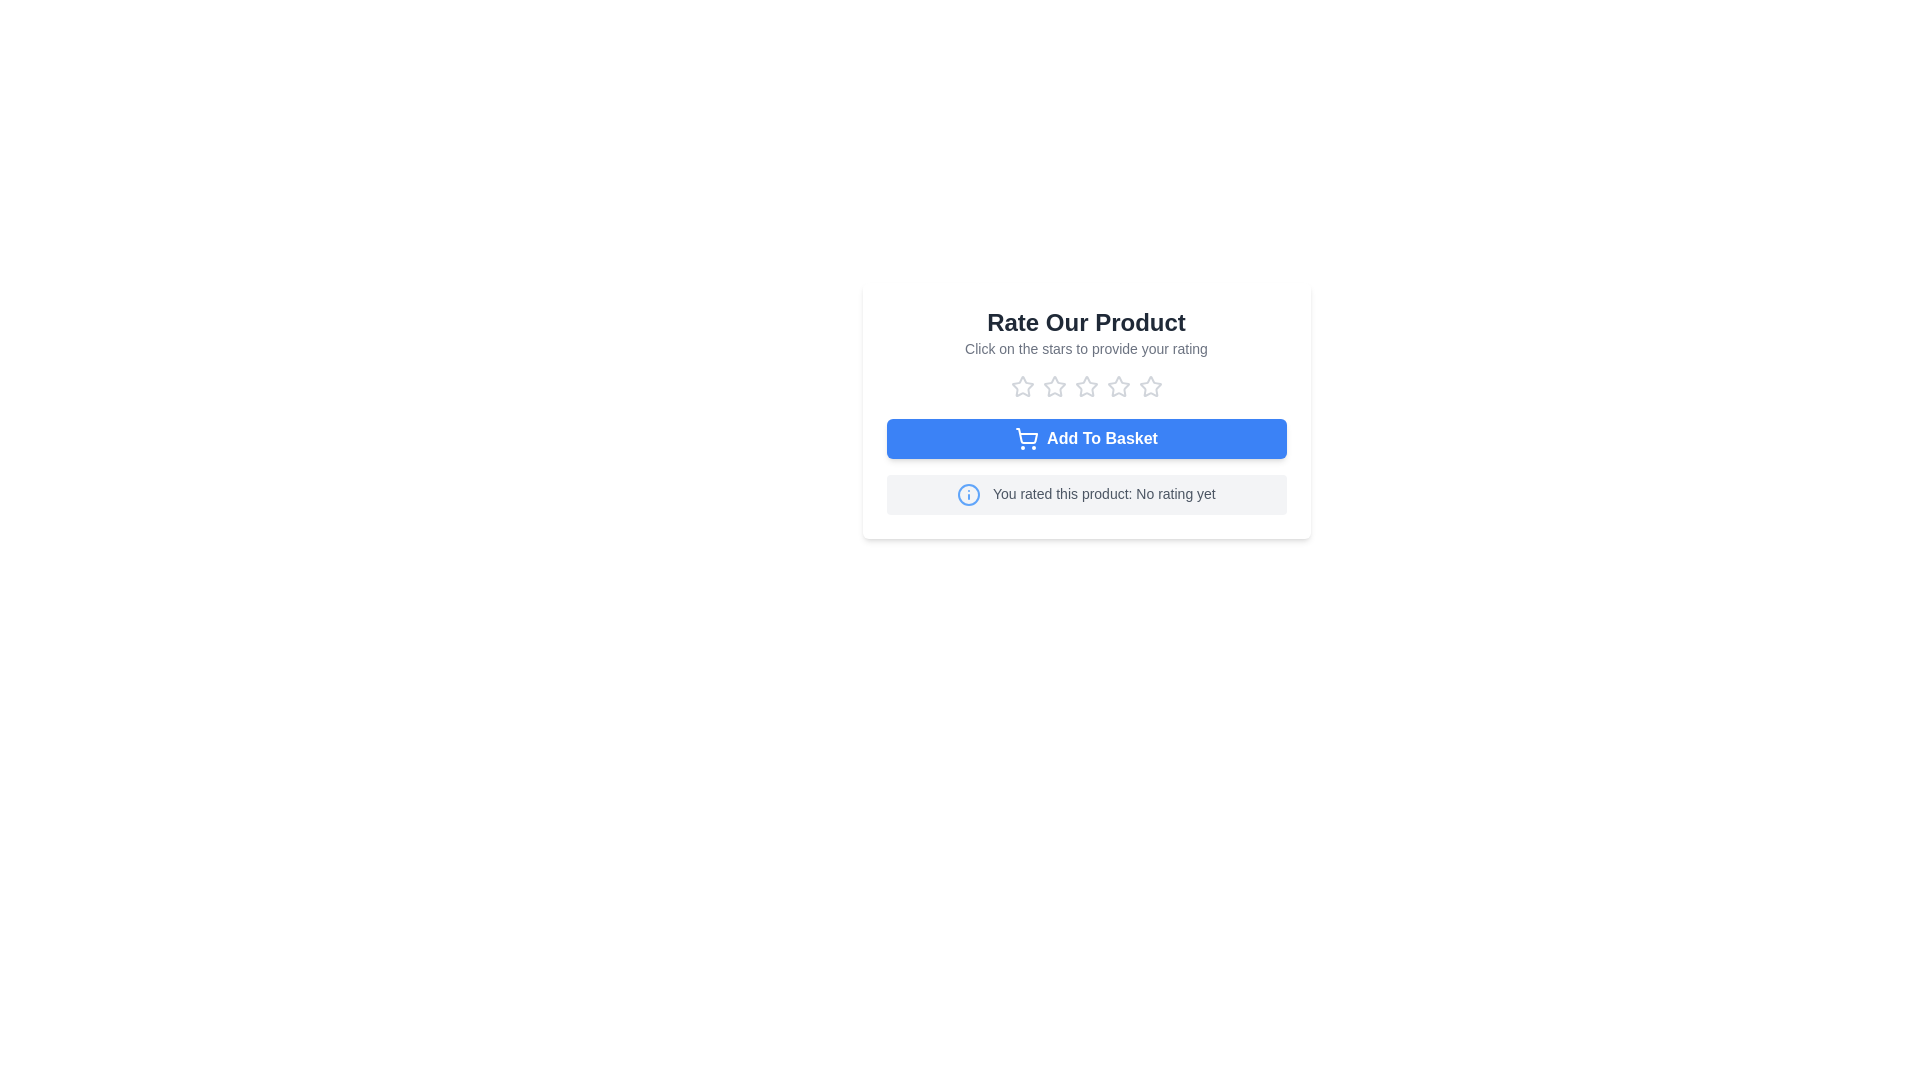 The width and height of the screenshot is (1920, 1080). Describe the element at coordinates (1150, 386) in the screenshot. I see `the unselected rating star icon, which is the fifth star in a horizontal row of rating stars` at that location.